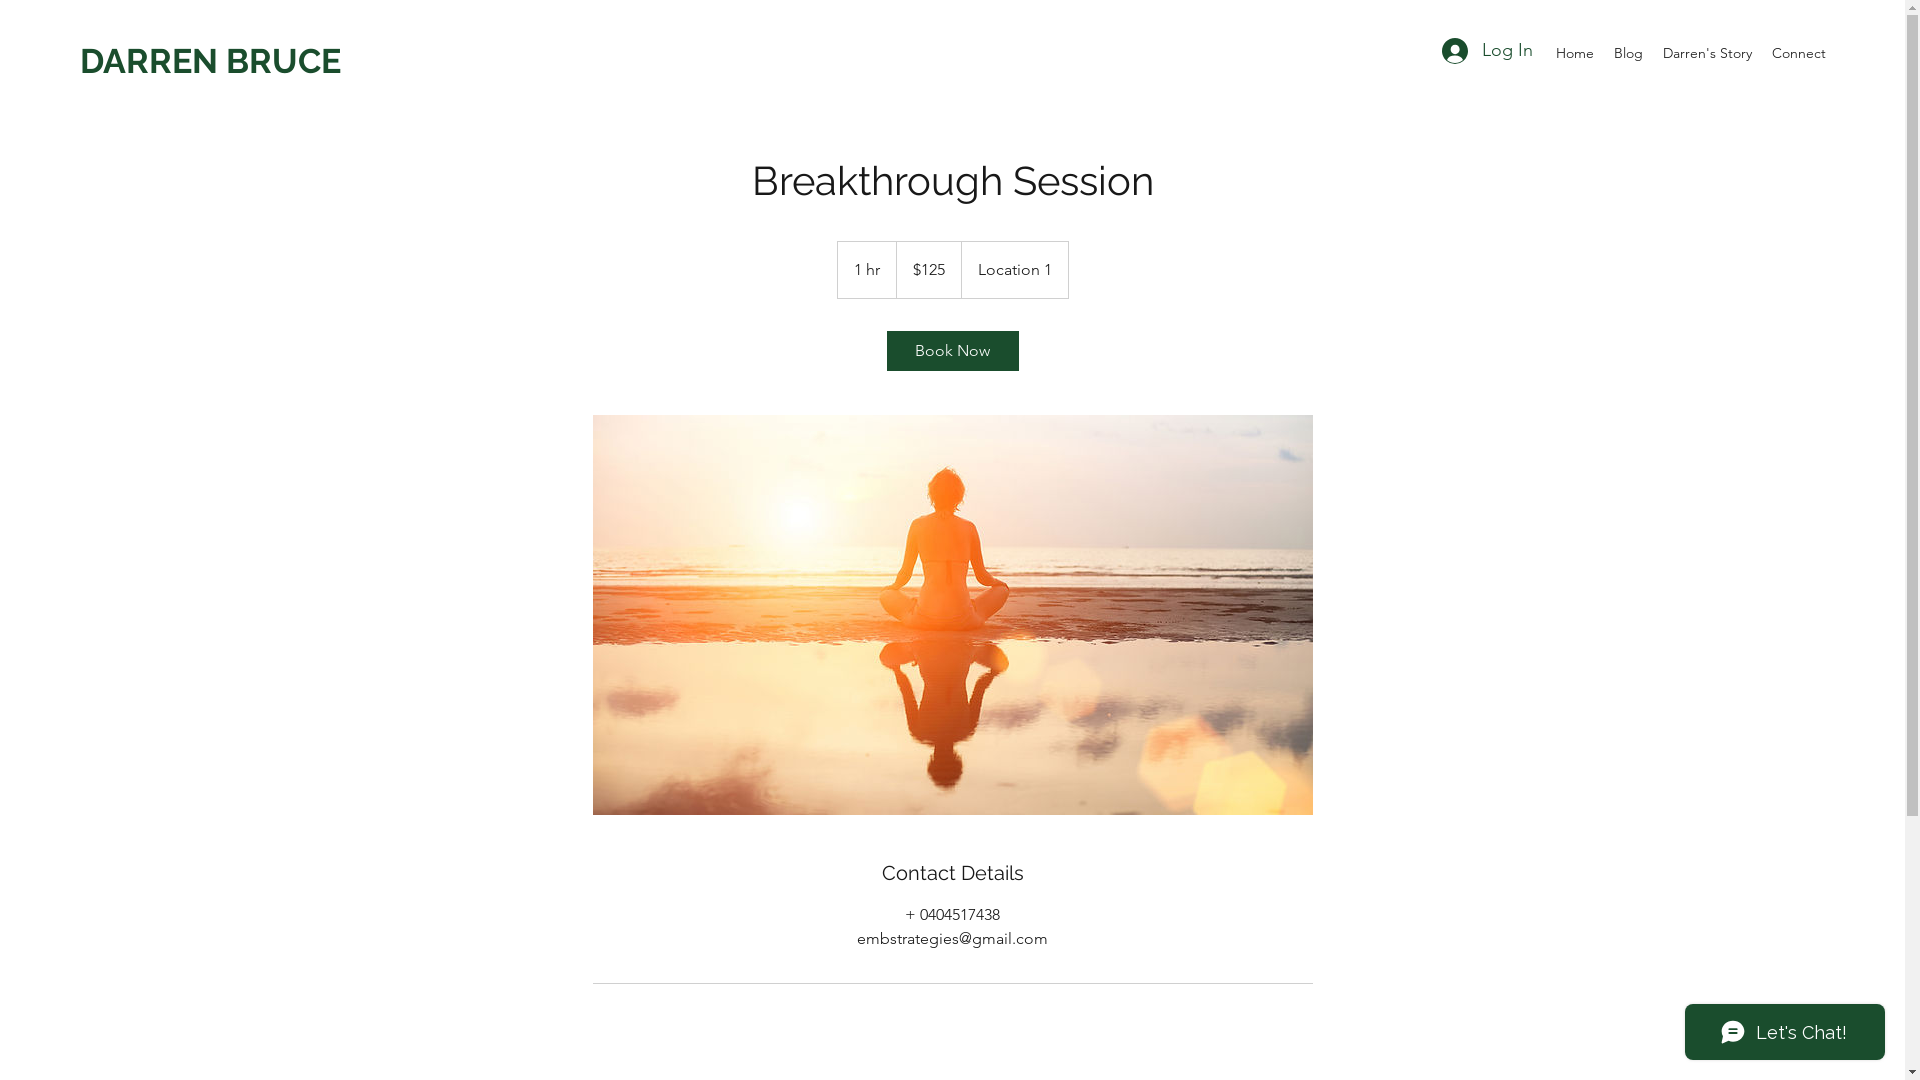 The width and height of the screenshot is (1920, 1080). Describe the element at coordinates (1603, 52) in the screenshot. I see `'Blog'` at that location.